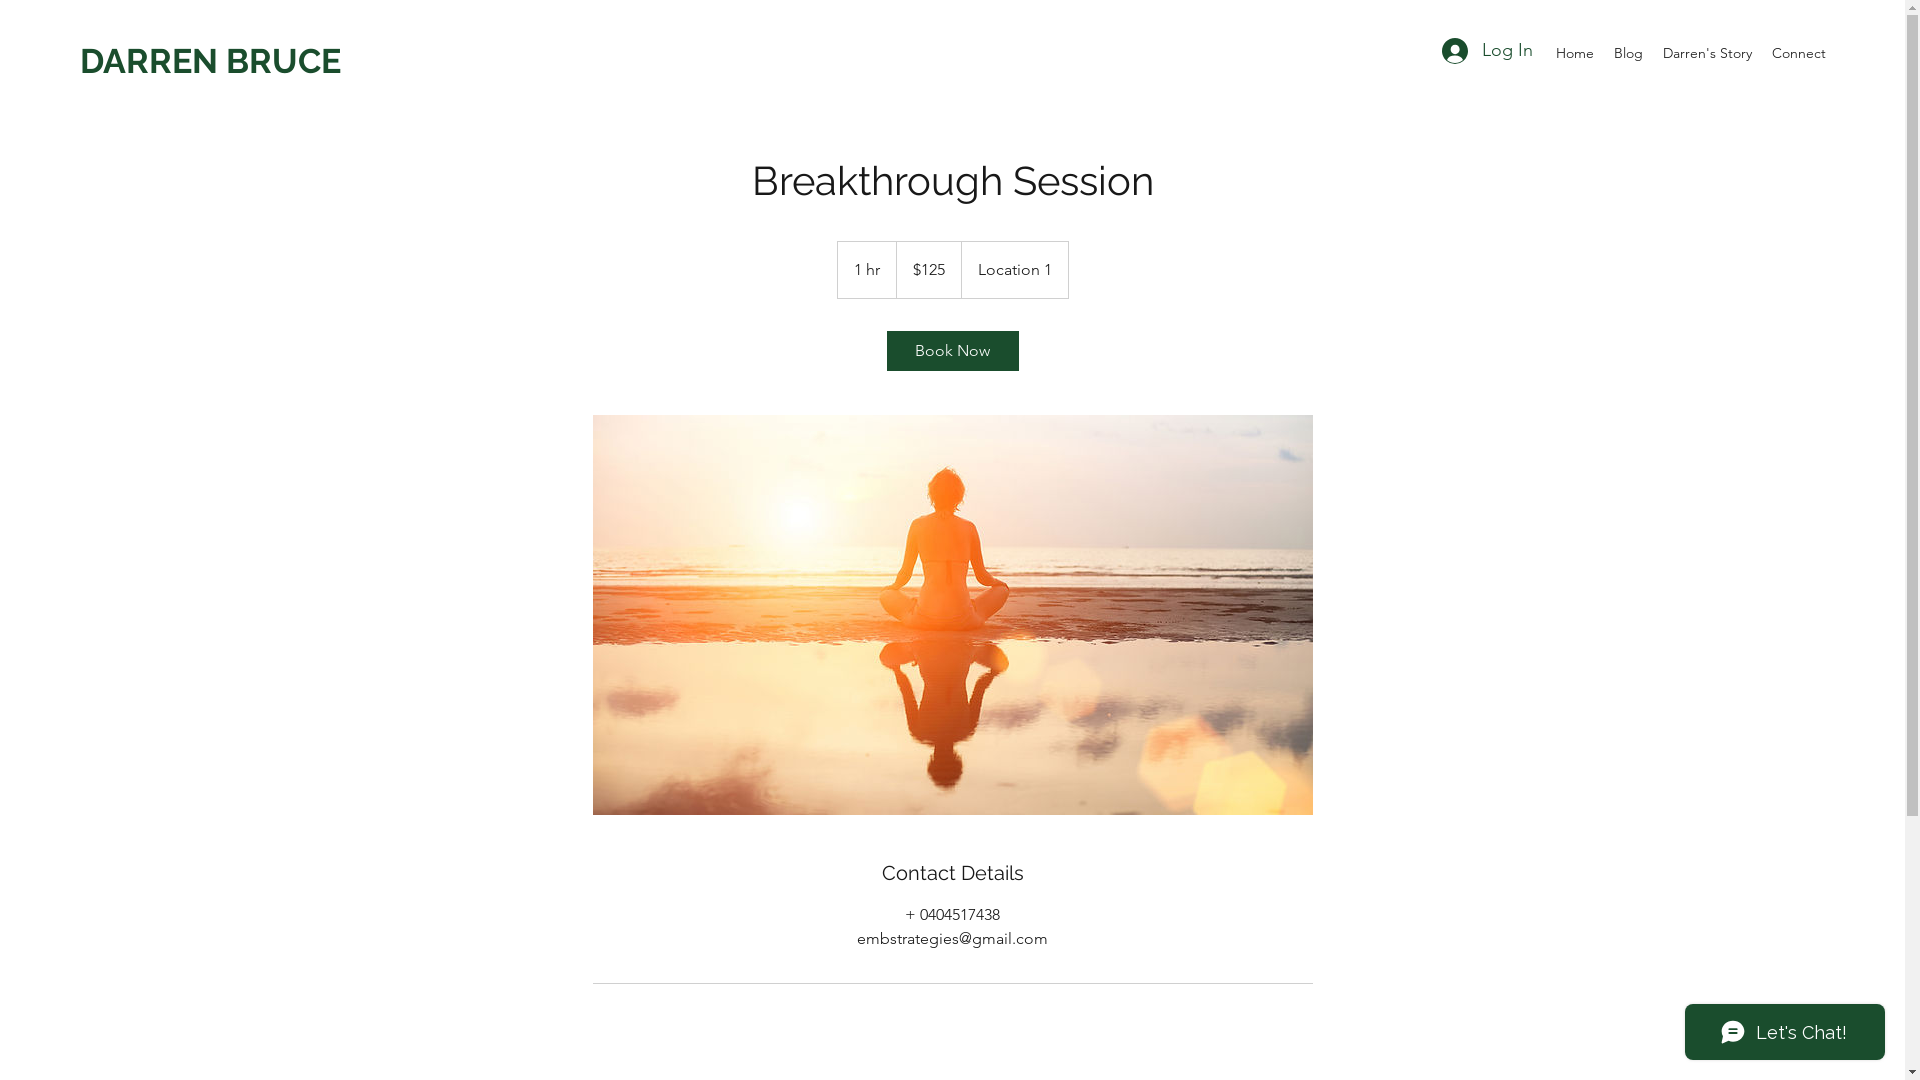 The width and height of the screenshot is (1920, 1080). Describe the element at coordinates (1603, 52) in the screenshot. I see `'Blog'` at that location.